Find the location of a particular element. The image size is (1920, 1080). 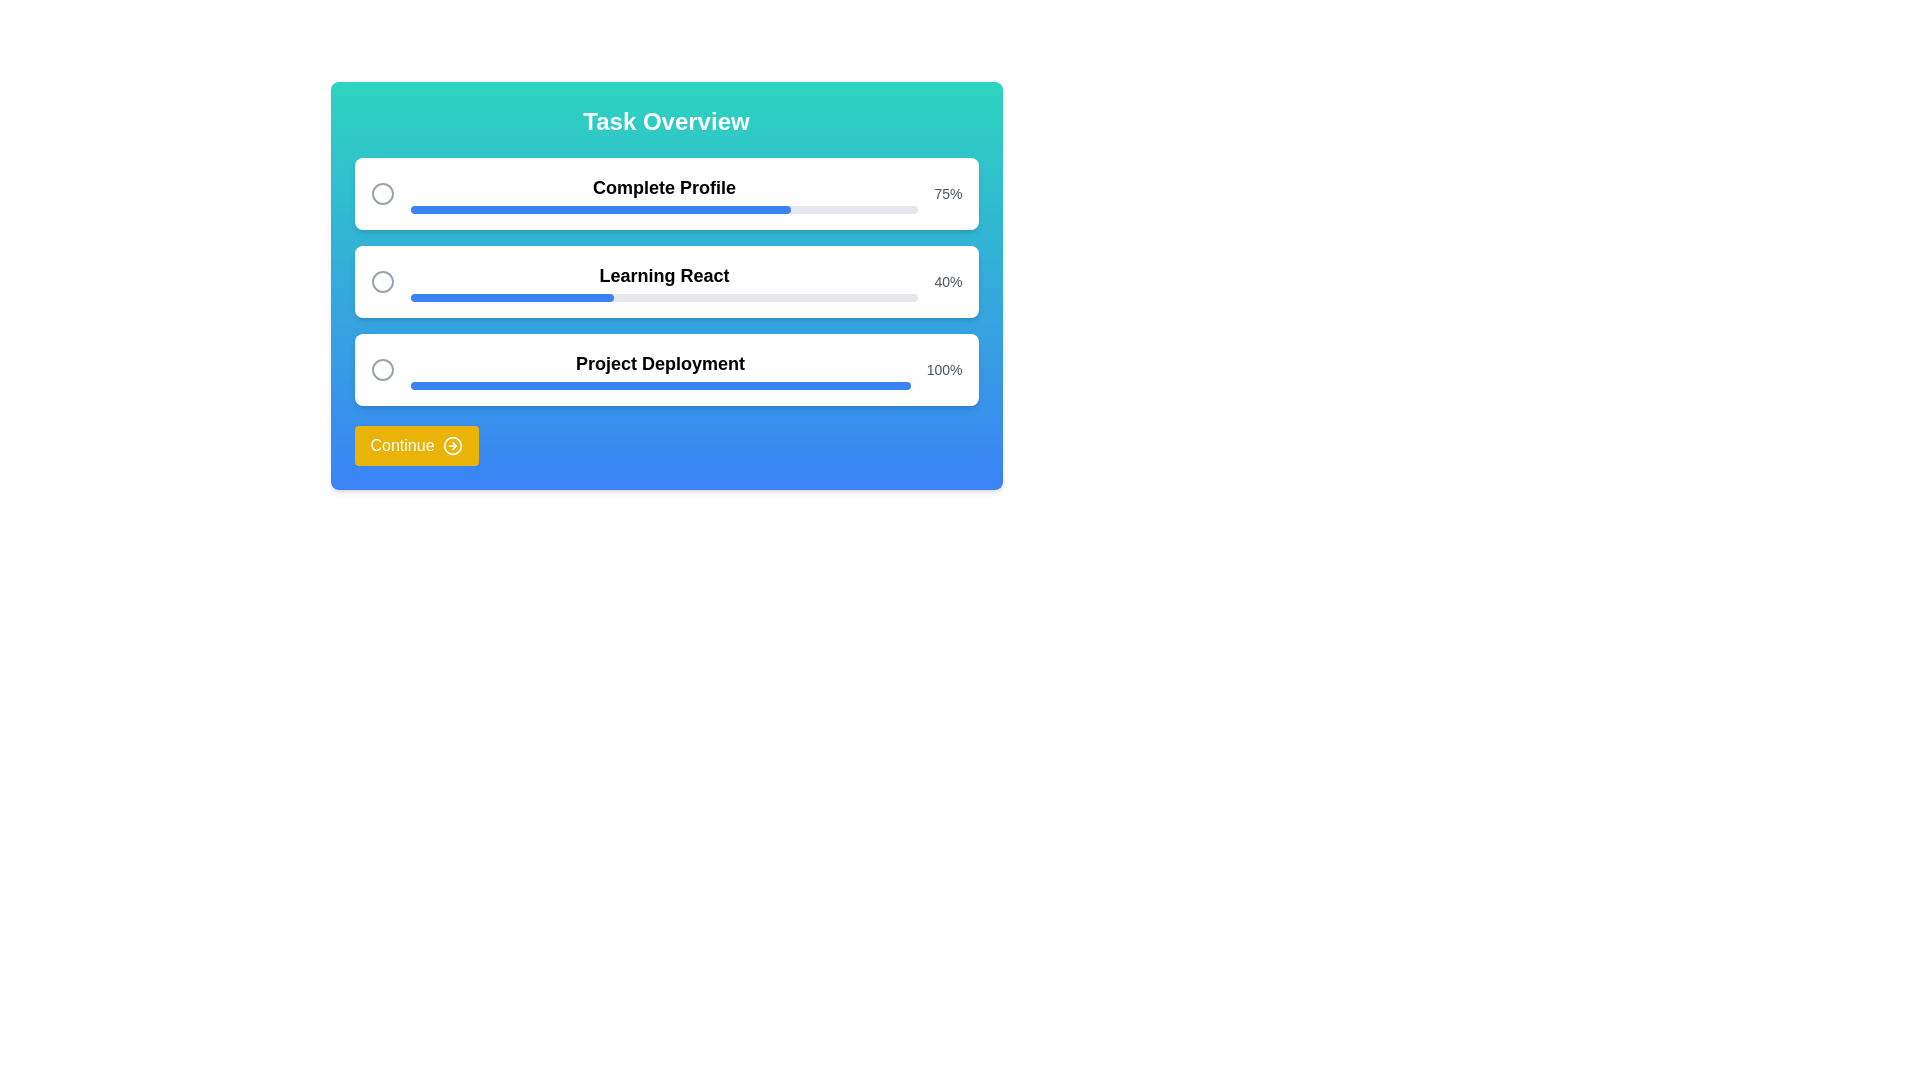

the blue progress bar indicating 75% completion, which is located below the 'Complete Profile' text in the first progress bar section is located at coordinates (664, 209).